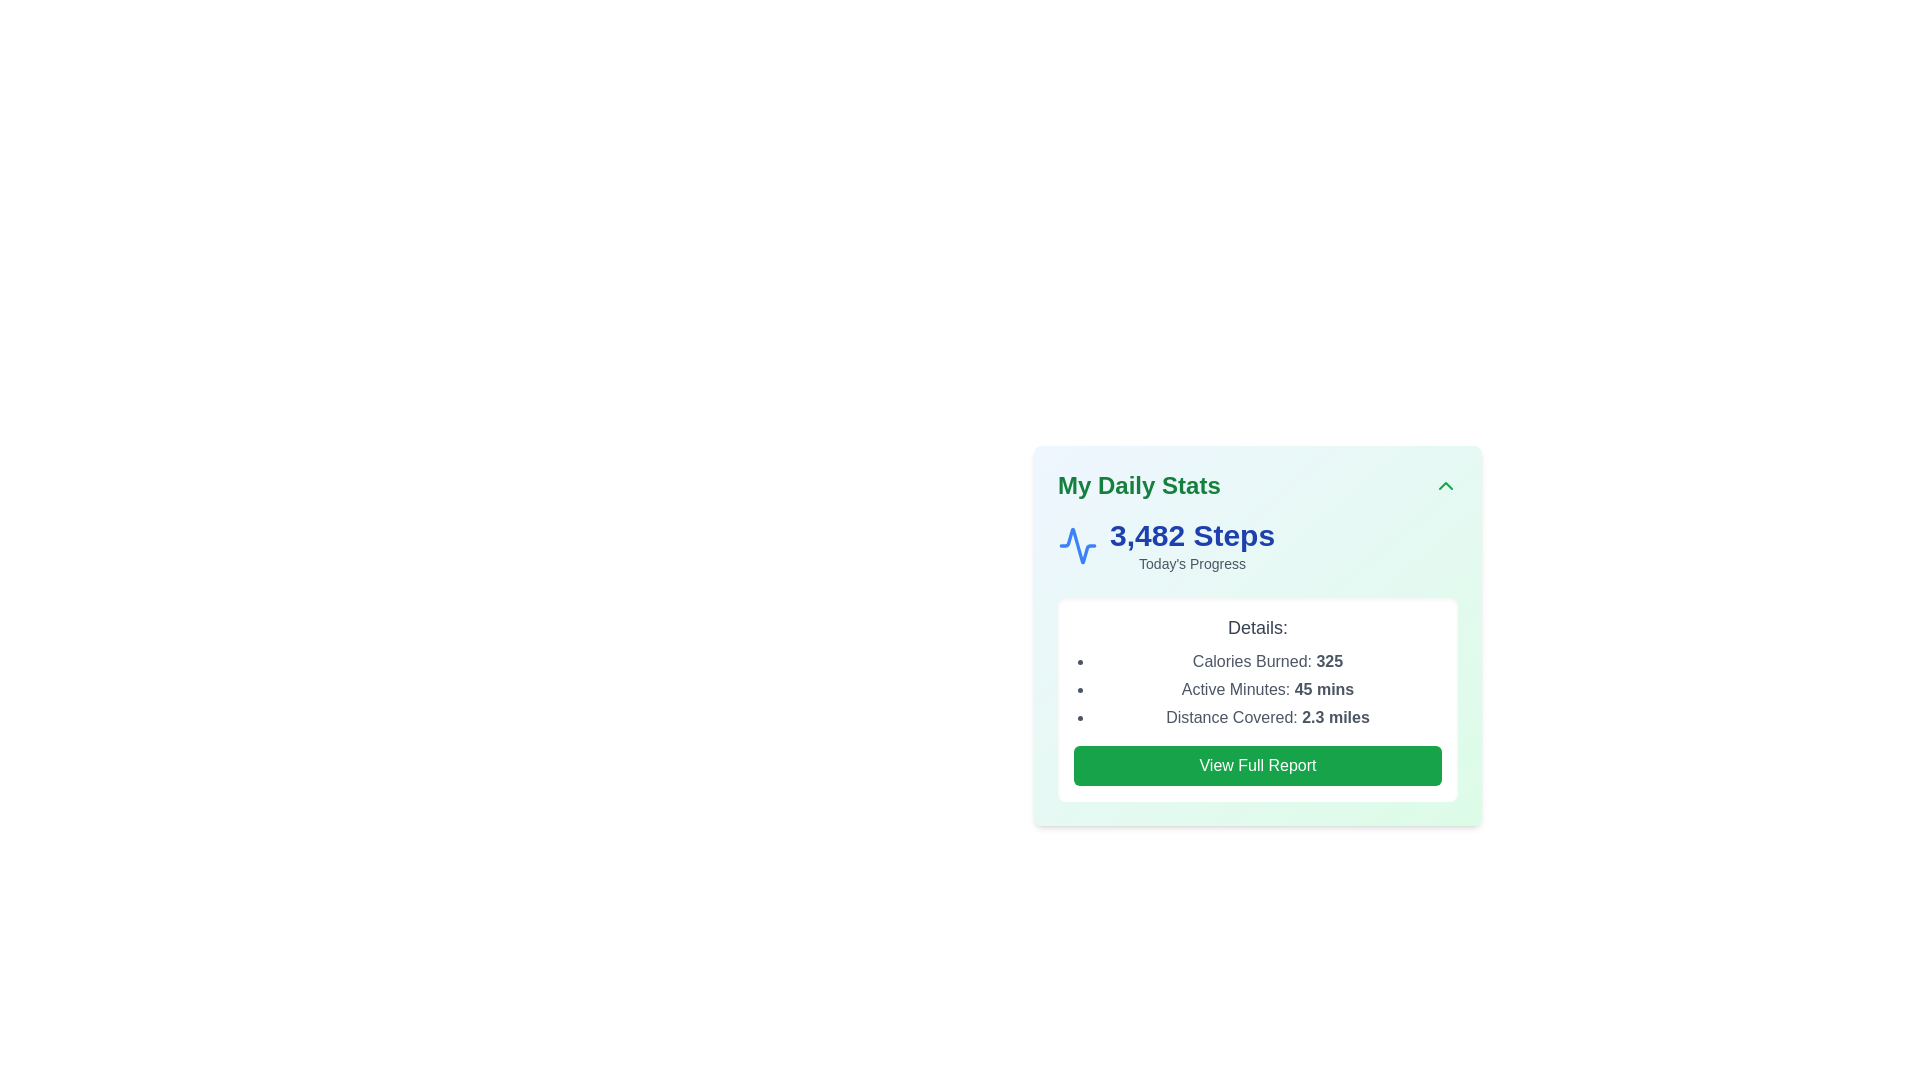  What do you see at coordinates (1192, 546) in the screenshot?
I see `text displayed in the Text Content Display located in the top-right section of the light green card labeled 'My Daily Stats', which is positioned to the right of a blue wave icon` at bounding box center [1192, 546].